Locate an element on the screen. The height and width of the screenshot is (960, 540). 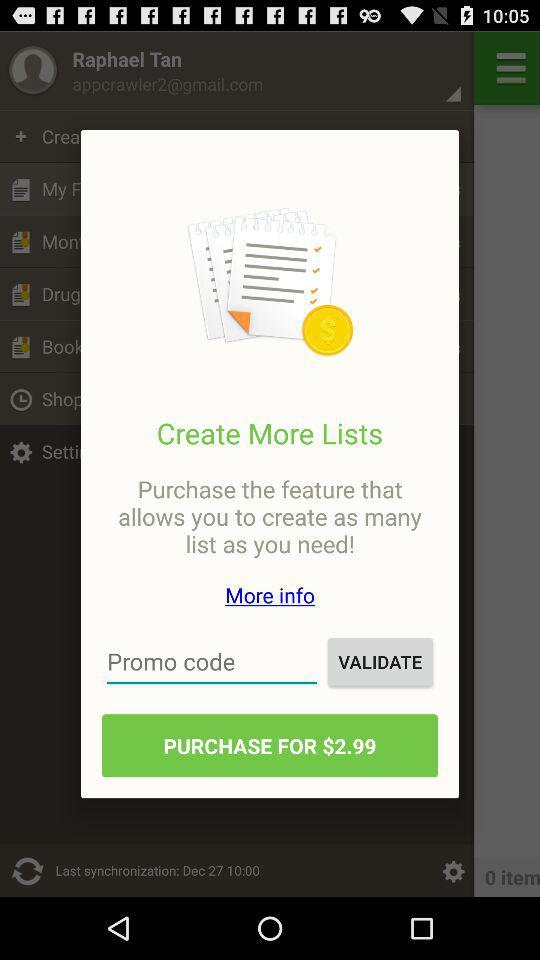
the icon to the left of validate item is located at coordinates (211, 661).